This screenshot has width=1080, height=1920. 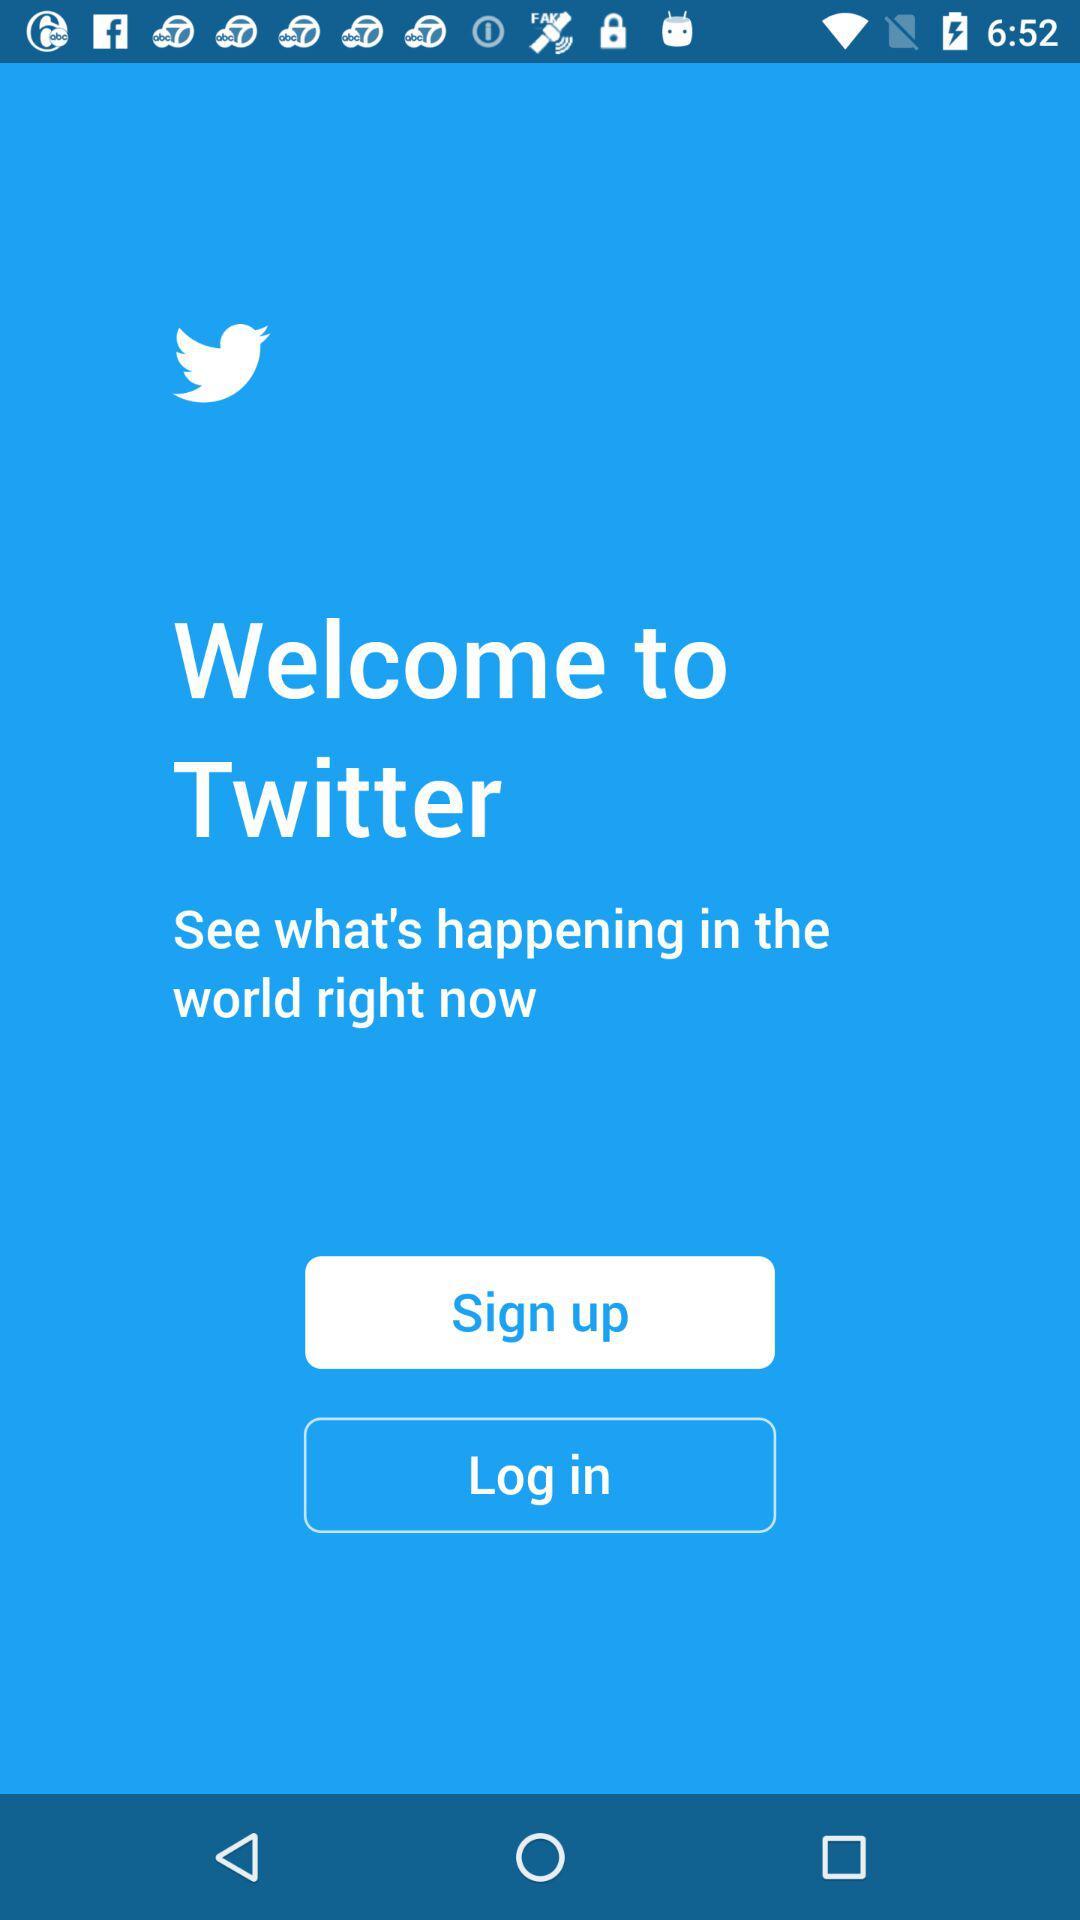 I want to click on the icon above the log in item, so click(x=540, y=1312).